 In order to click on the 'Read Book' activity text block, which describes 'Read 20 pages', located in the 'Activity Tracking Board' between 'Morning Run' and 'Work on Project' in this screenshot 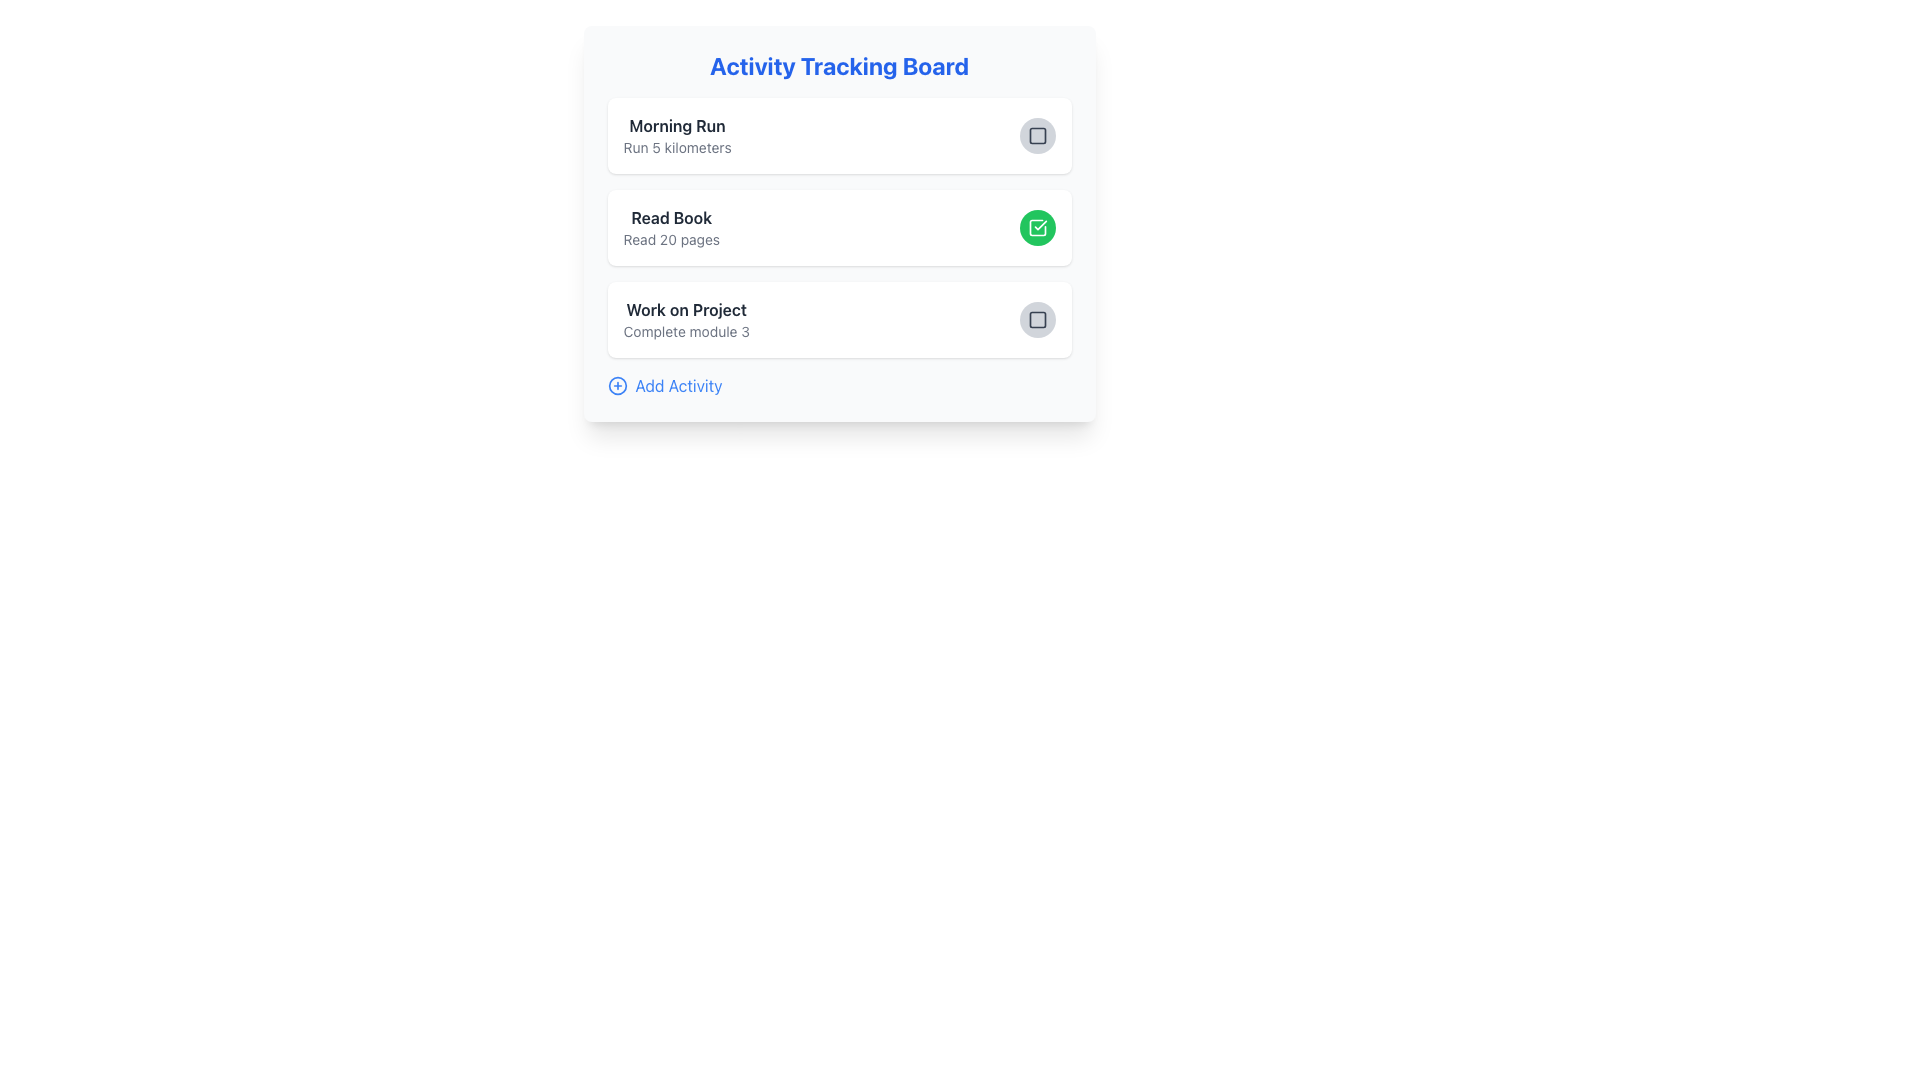, I will do `click(671, 226)`.